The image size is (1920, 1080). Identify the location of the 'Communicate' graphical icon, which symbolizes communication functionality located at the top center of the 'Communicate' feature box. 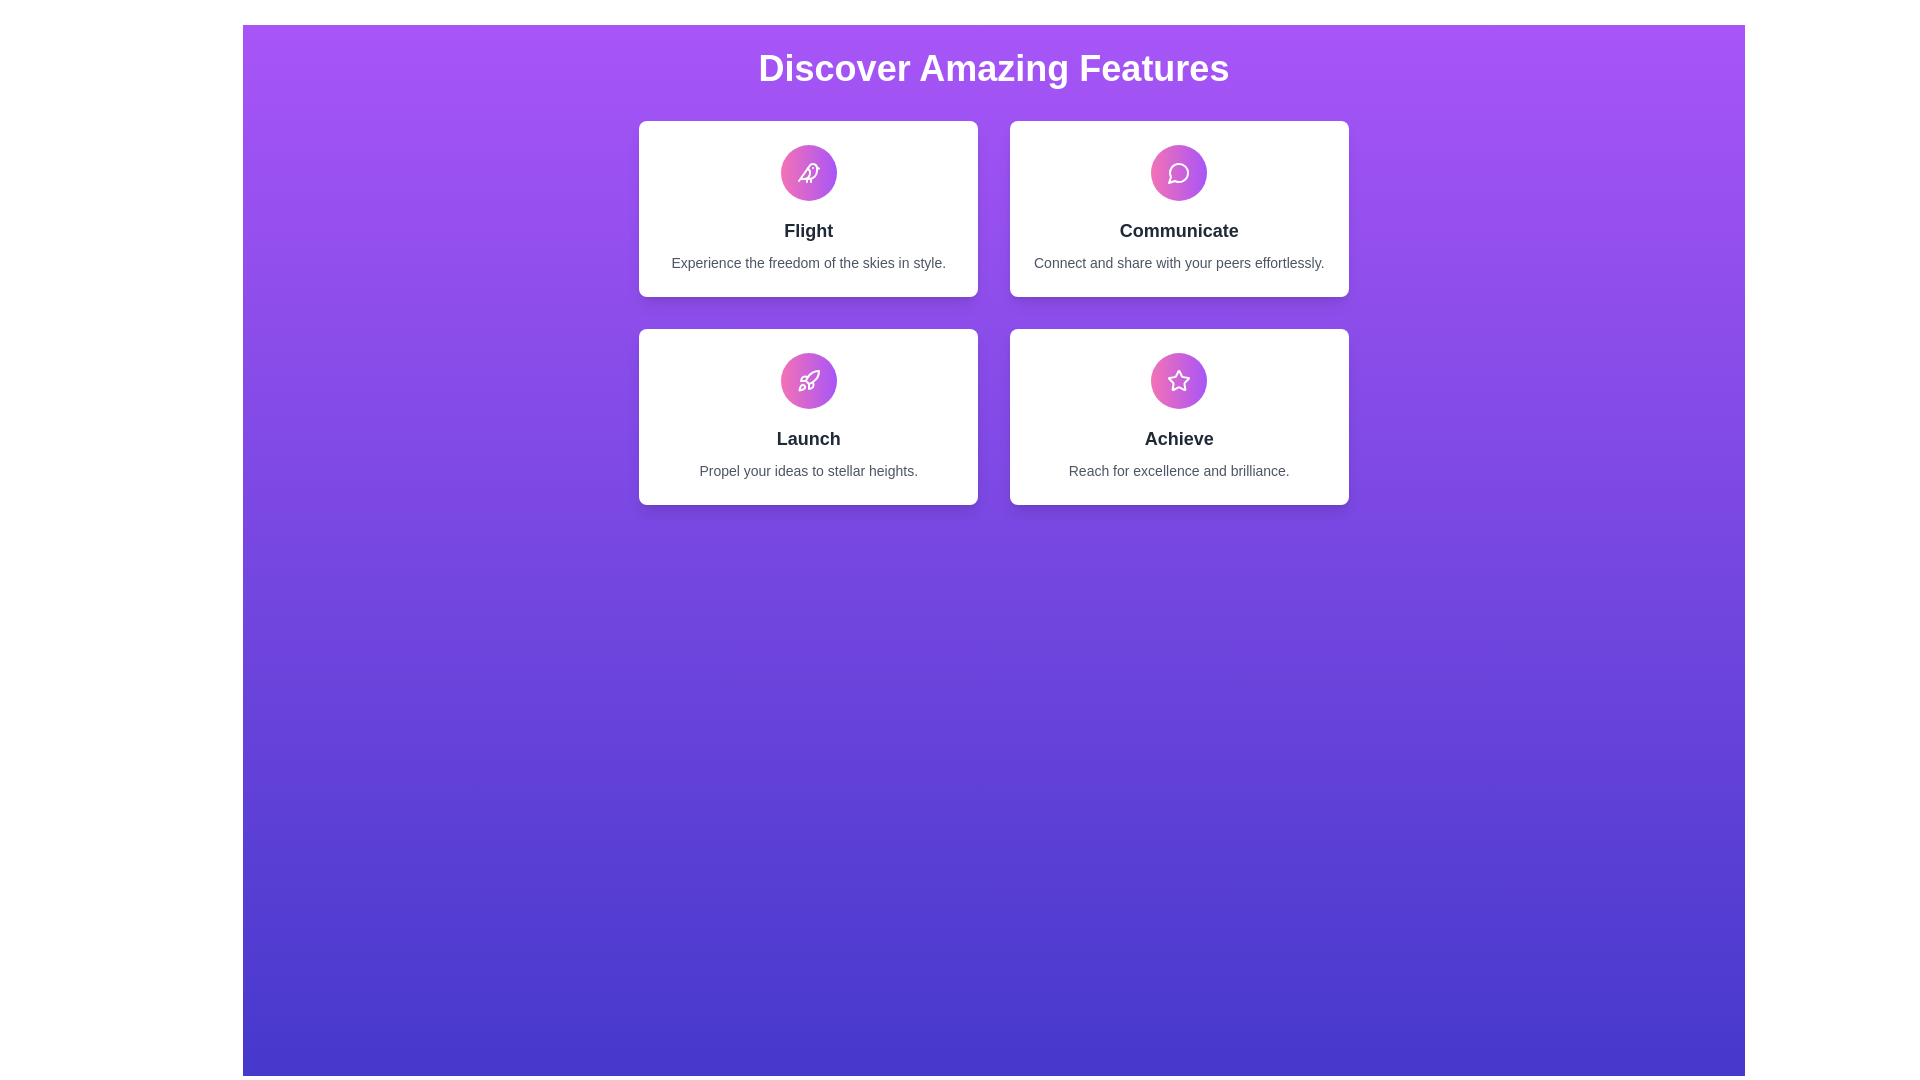
(1178, 172).